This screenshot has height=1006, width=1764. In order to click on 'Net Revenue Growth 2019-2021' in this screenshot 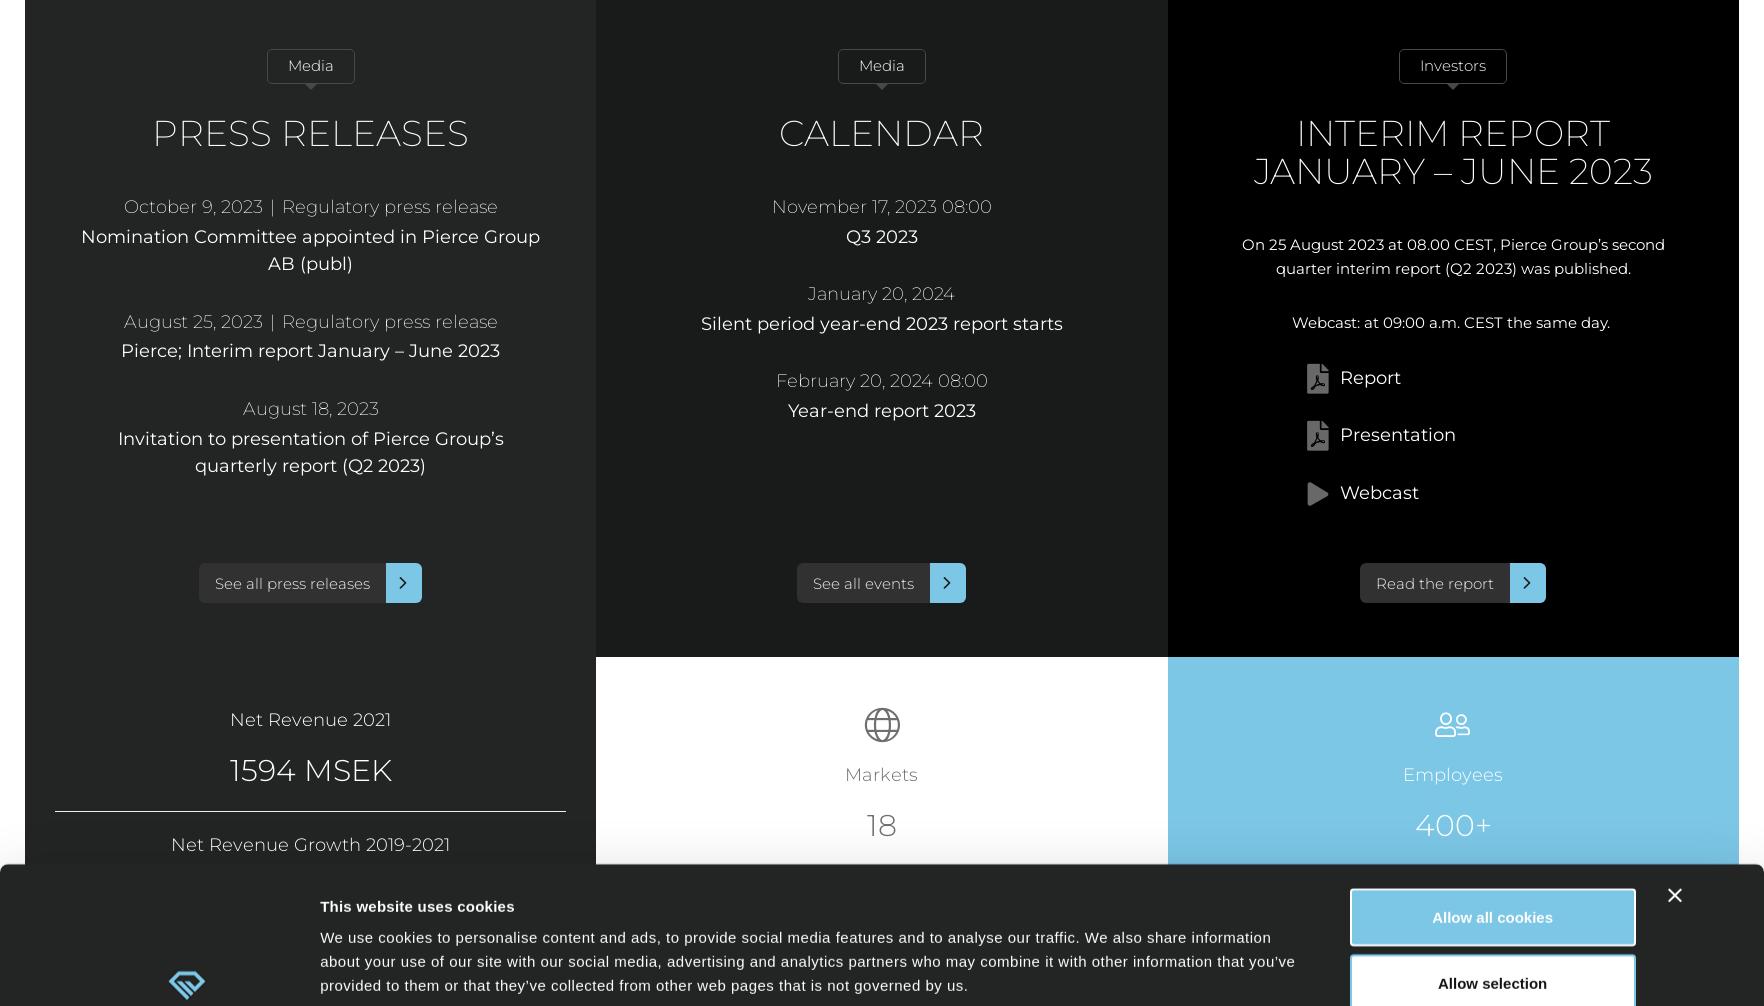, I will do `click(310, 844)`.